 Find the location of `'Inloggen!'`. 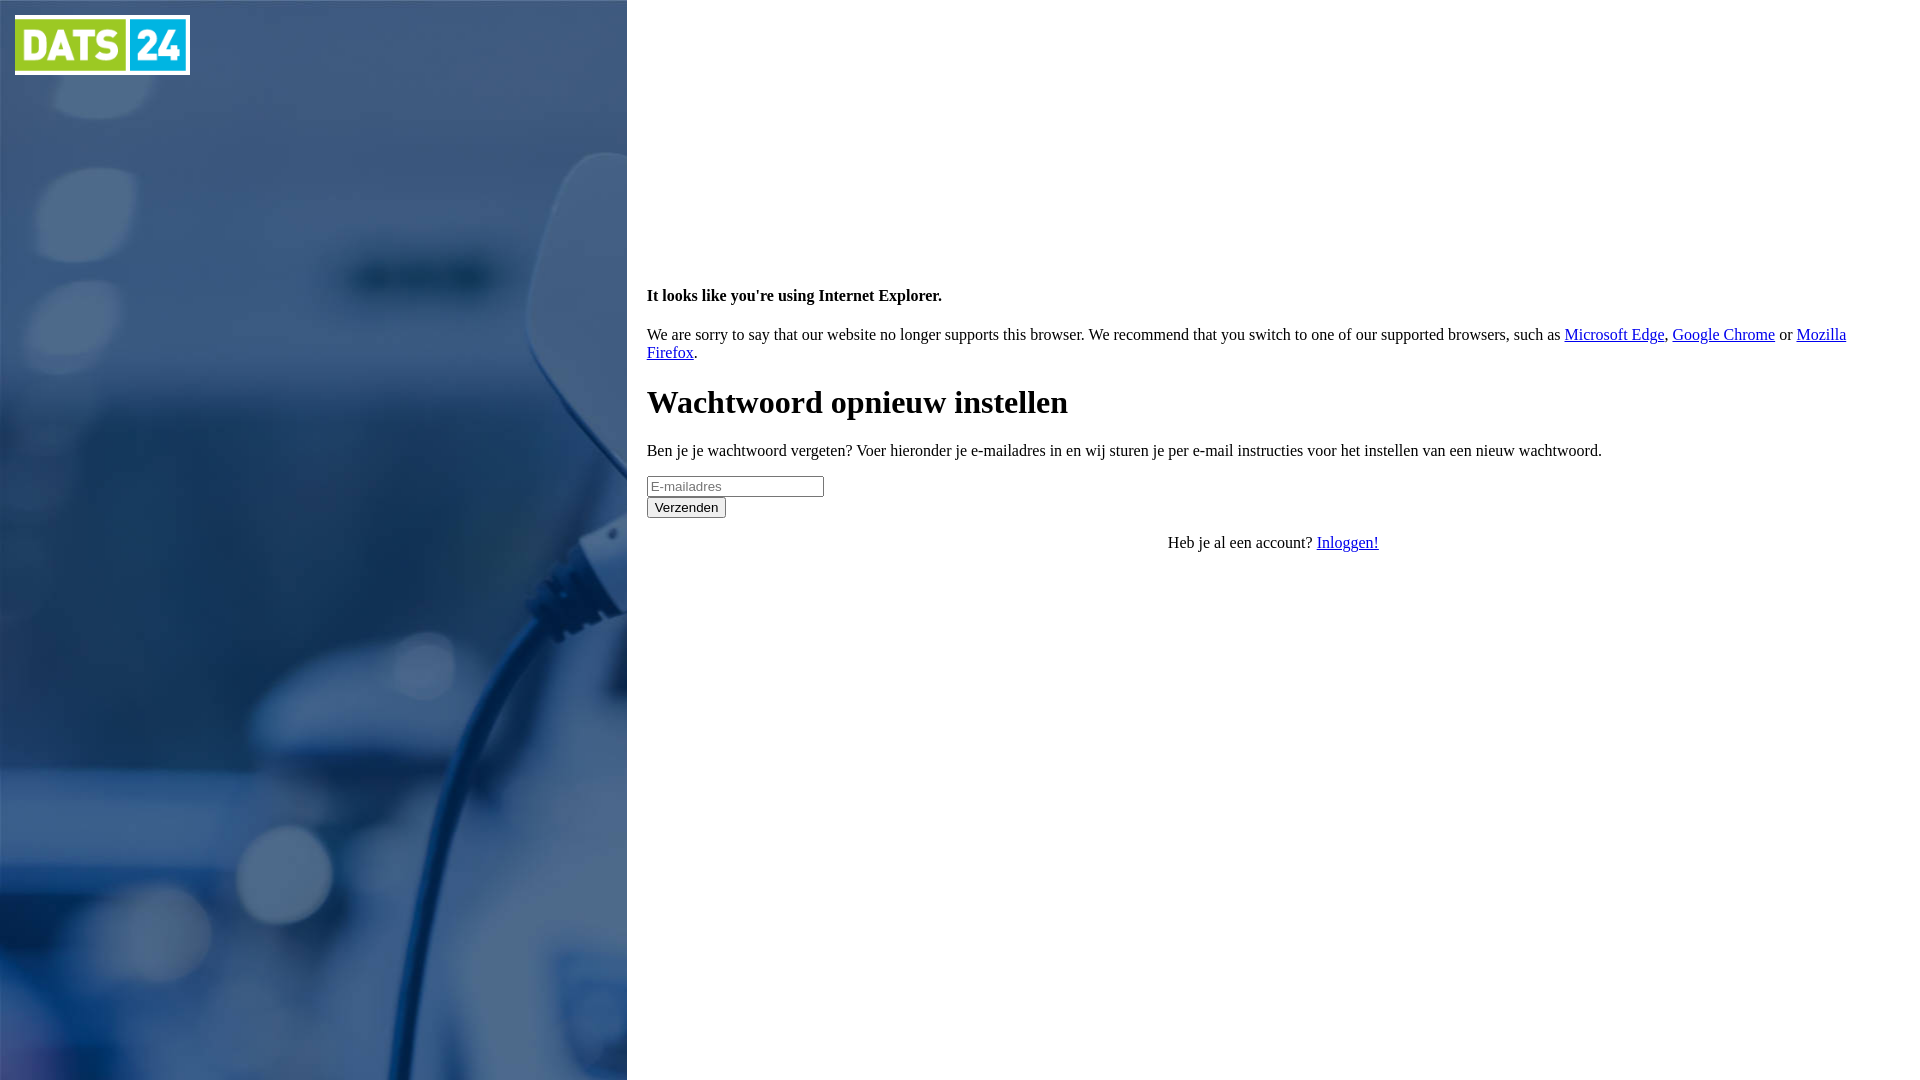

'Inloggen!' is located at coordinates (1348, 542).